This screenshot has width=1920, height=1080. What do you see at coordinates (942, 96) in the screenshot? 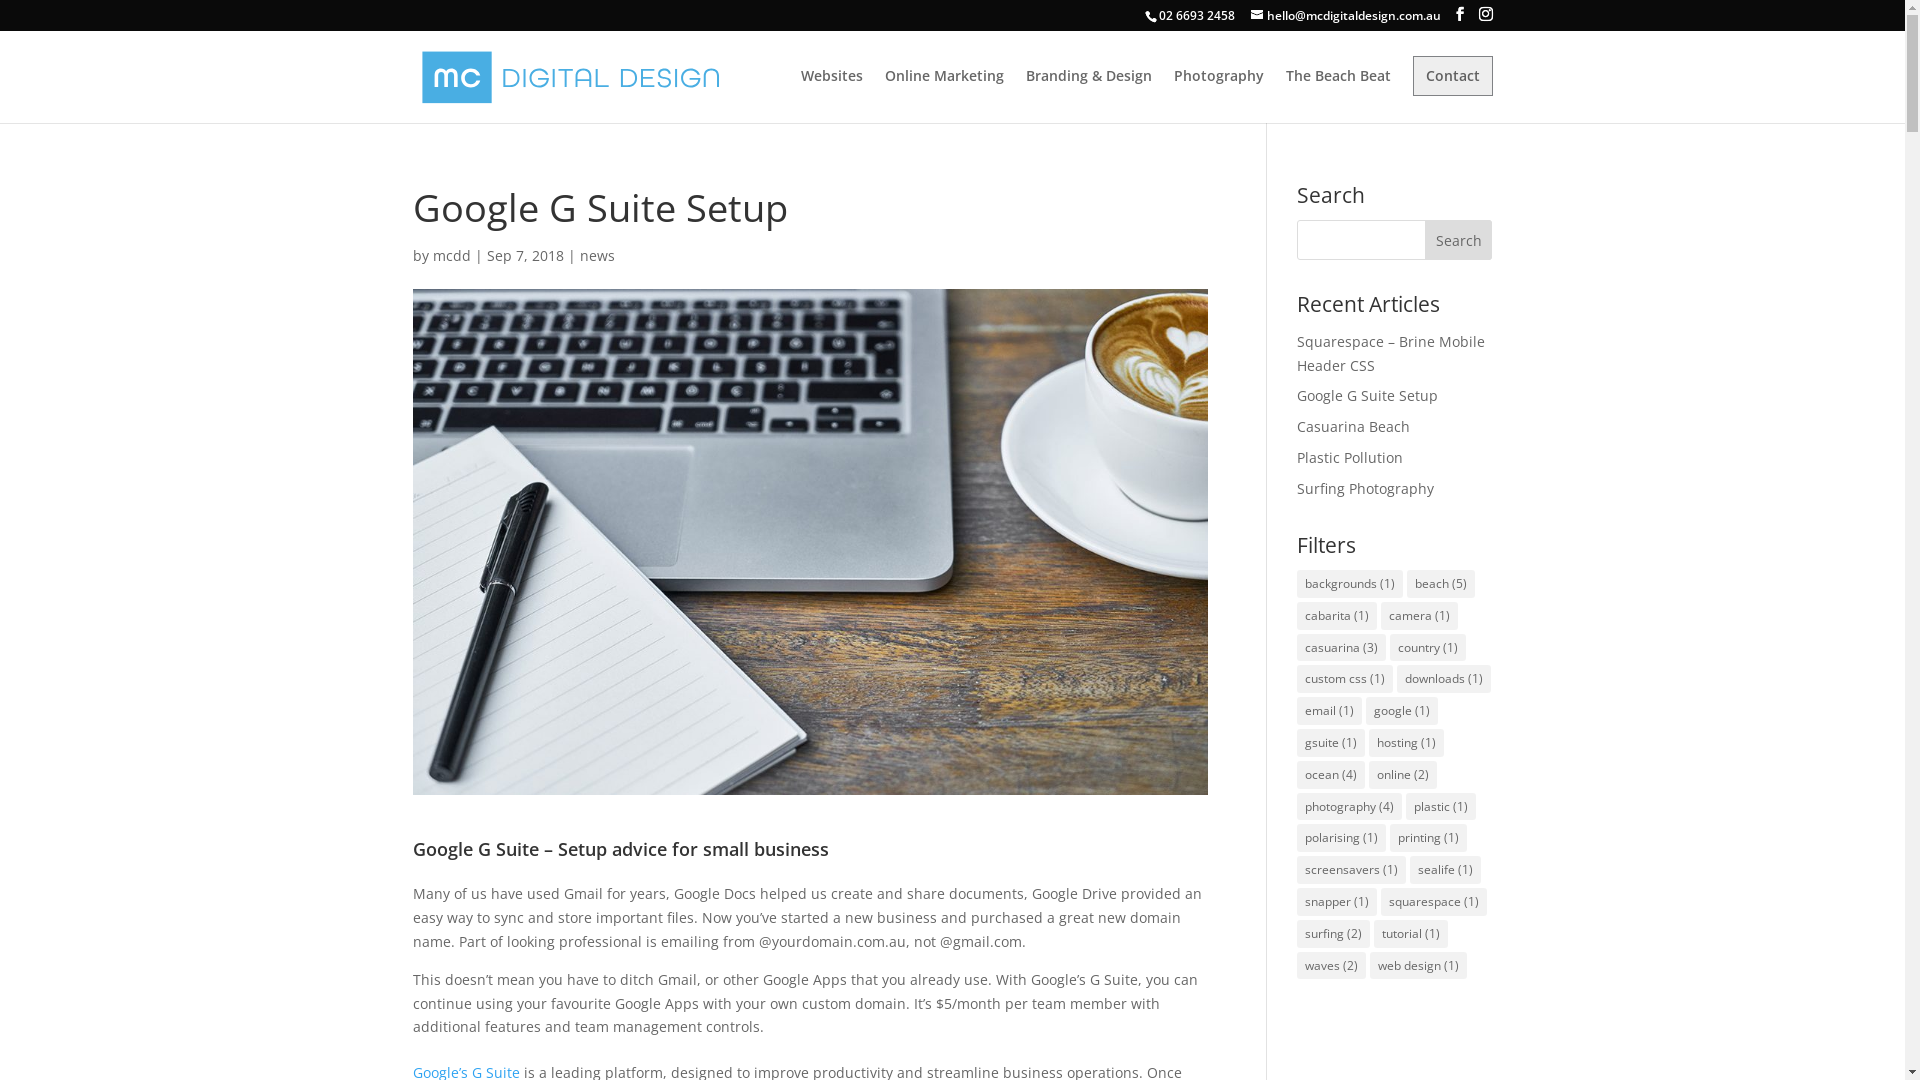
I see `'Online Marketing'` at bounding box center [942, 96].